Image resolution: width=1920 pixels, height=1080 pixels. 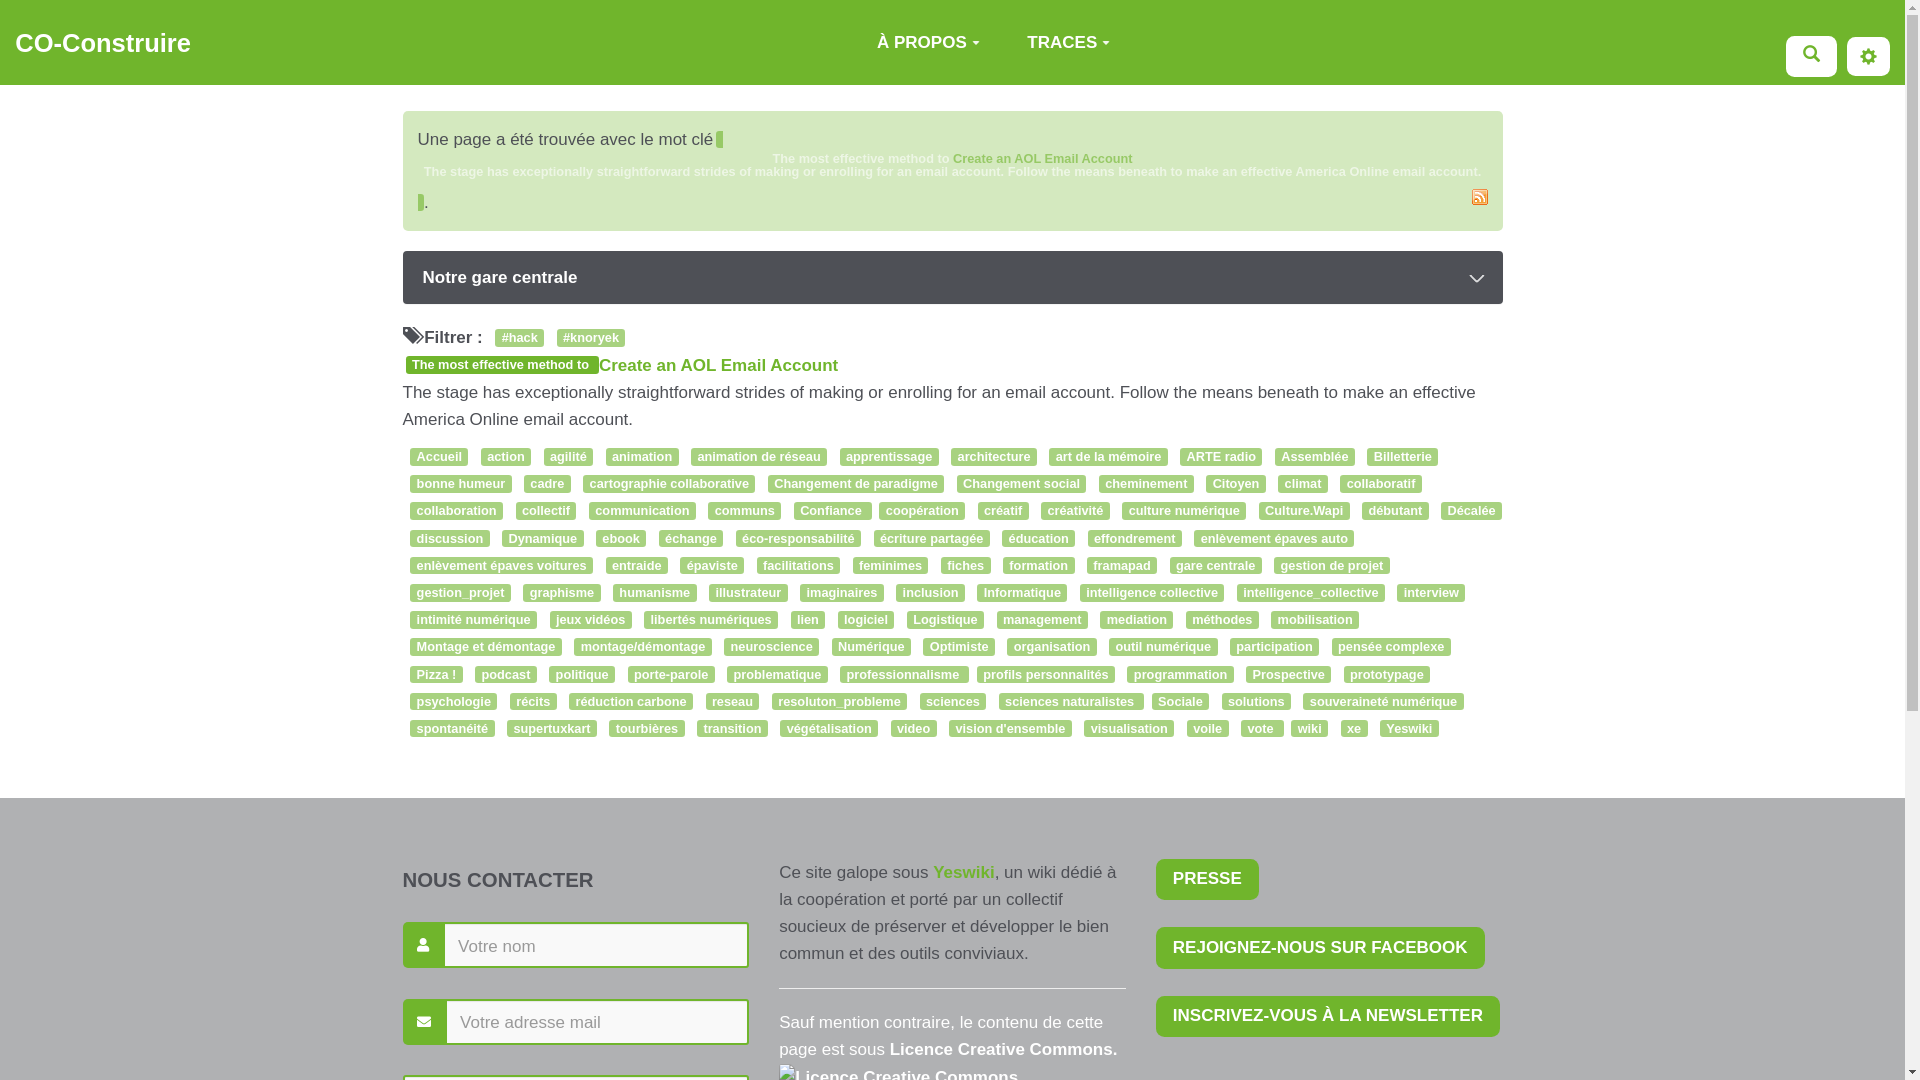 I want to click on 'entraide', so click(x=636, y=566).